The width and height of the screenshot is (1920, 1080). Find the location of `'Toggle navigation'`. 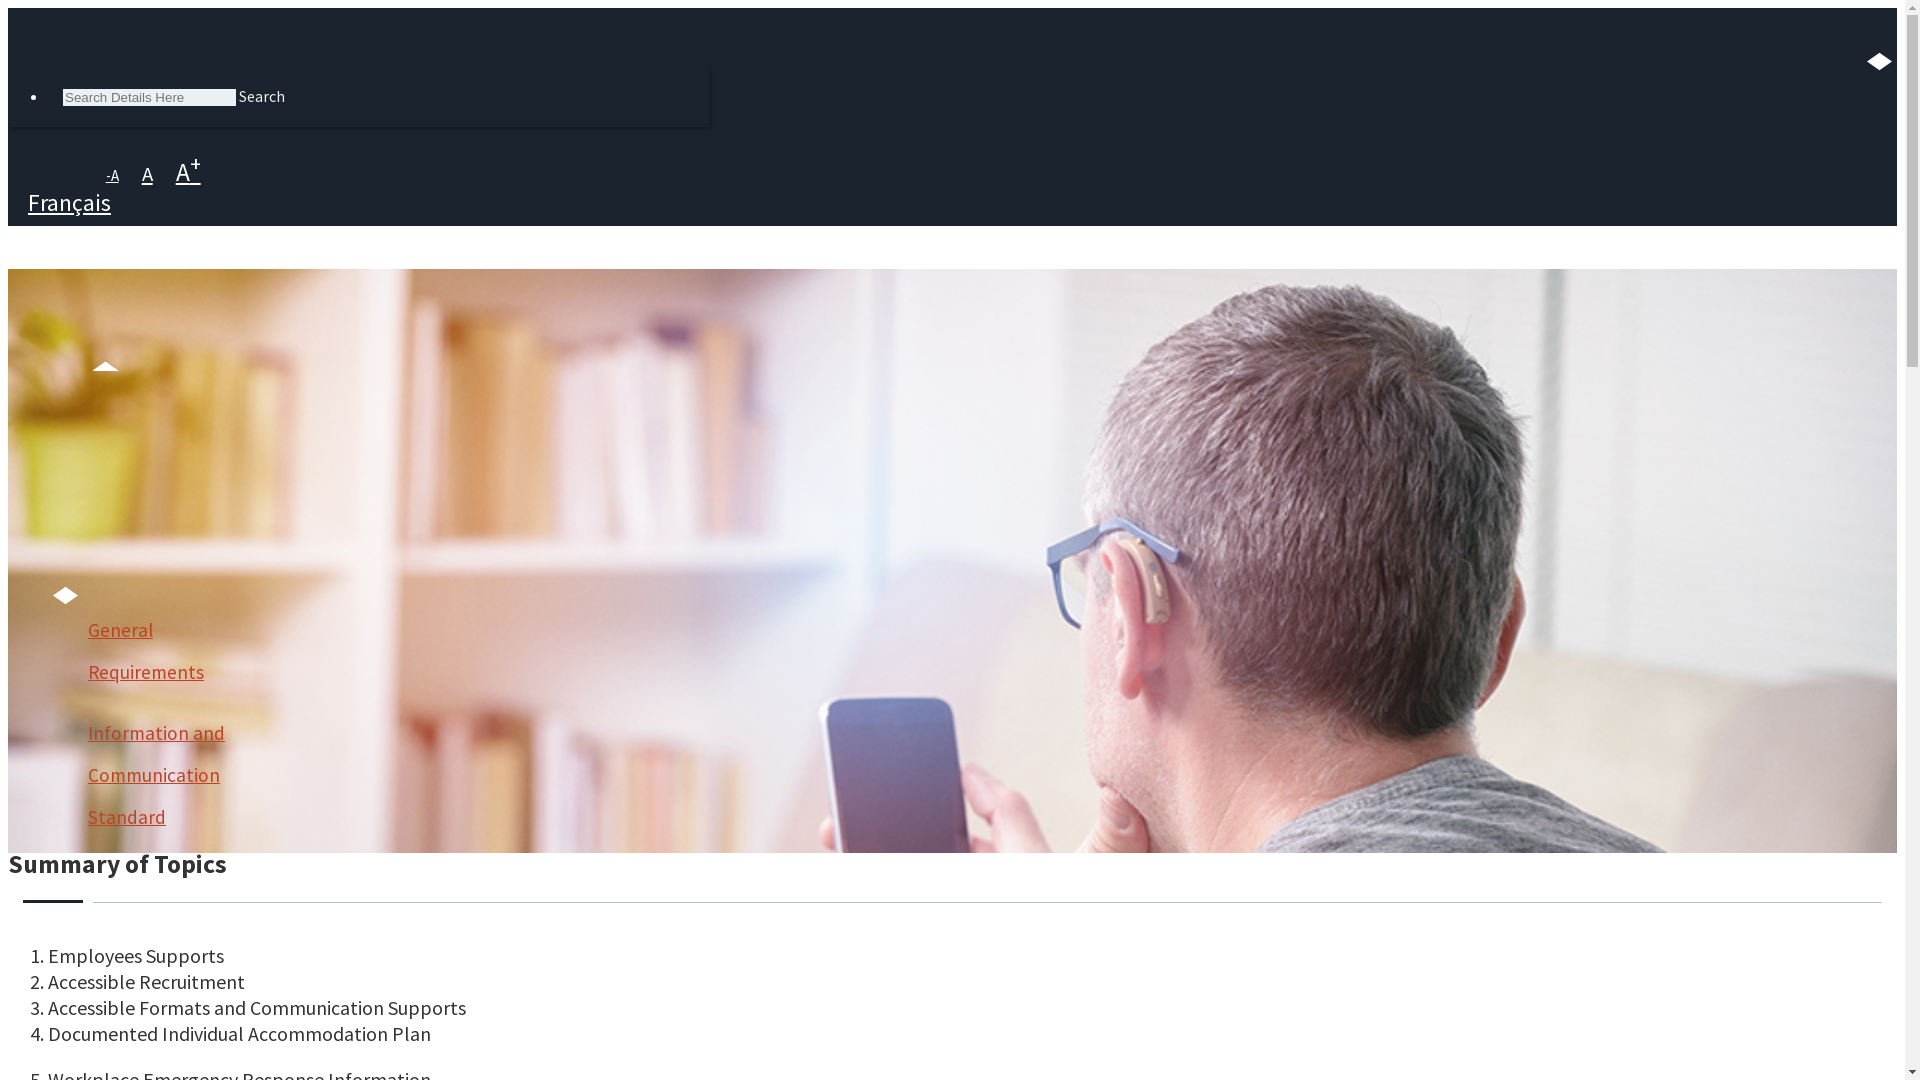

'Toggle navigation' is located at coordinates (398, 310).